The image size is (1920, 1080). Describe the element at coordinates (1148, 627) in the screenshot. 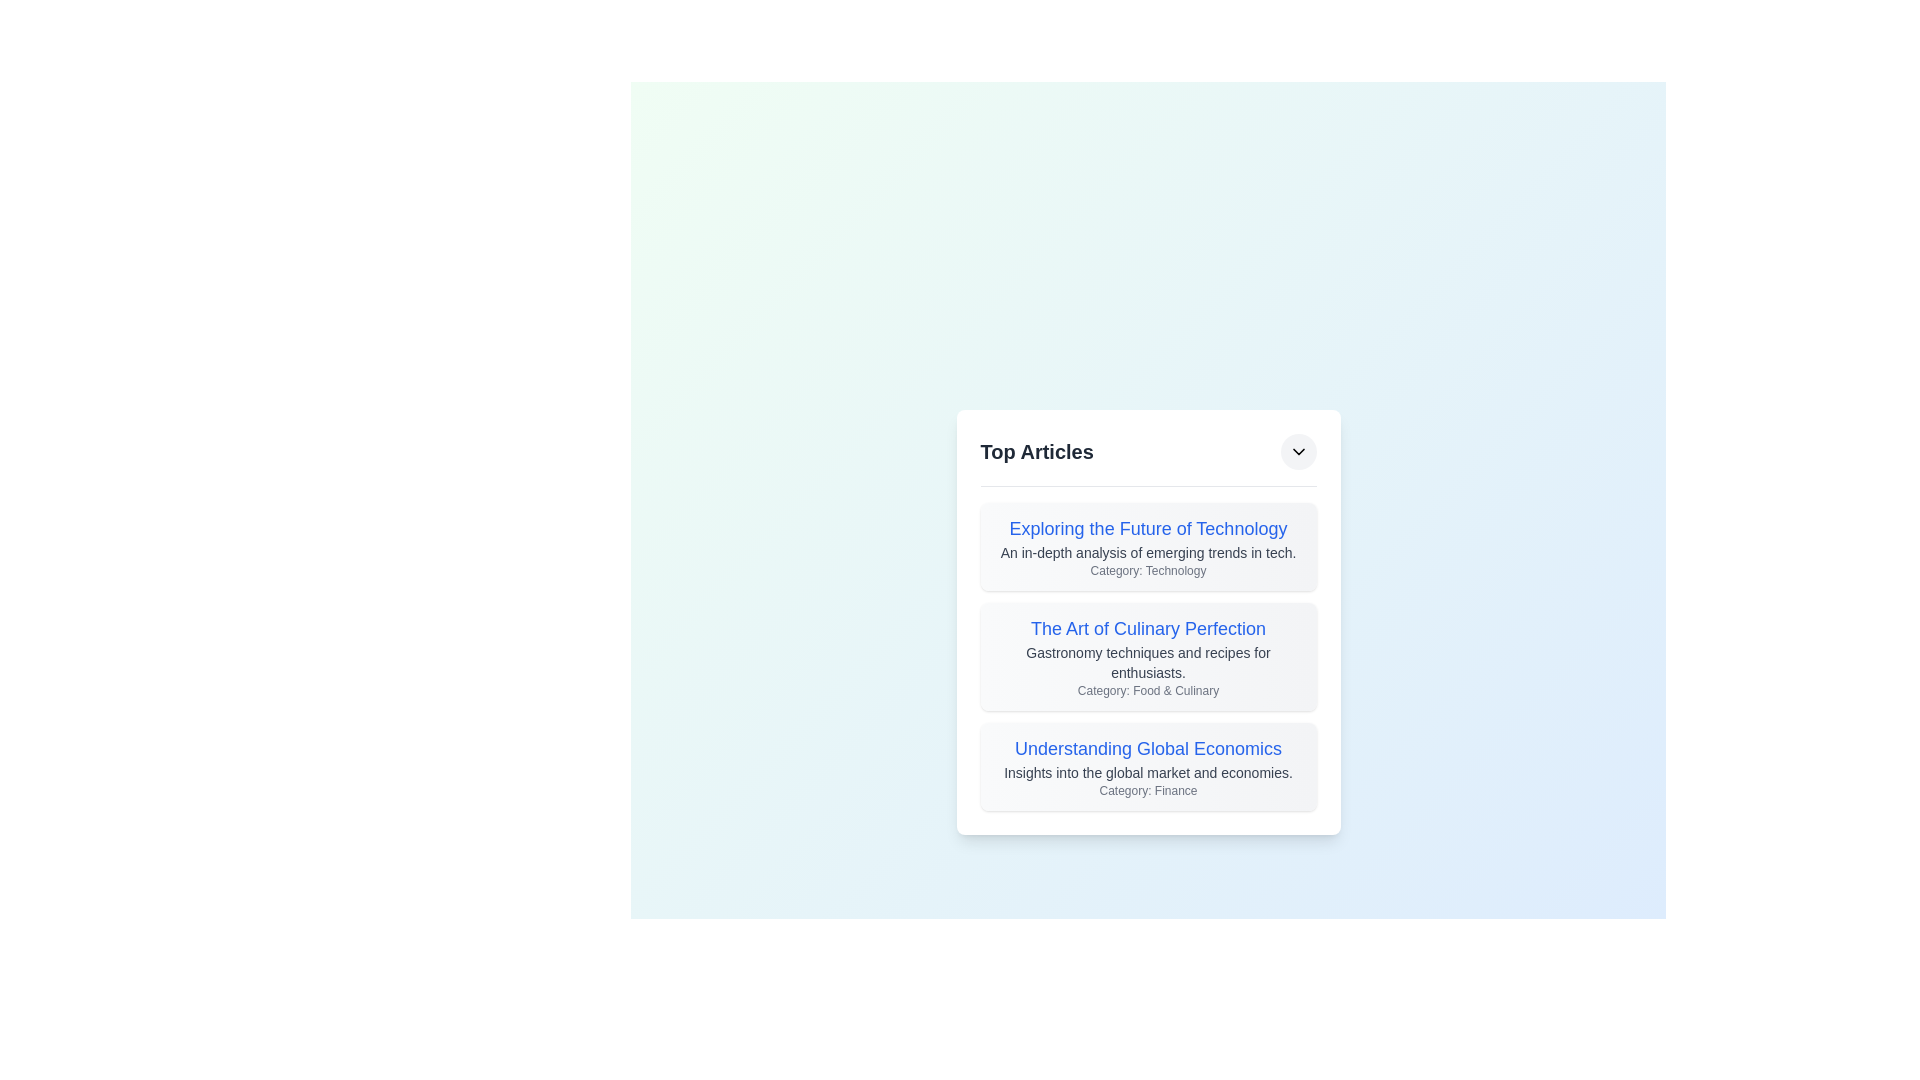

I see `the article titled 'The Art of Culinary Perfection' by clicking on its title` at that location.